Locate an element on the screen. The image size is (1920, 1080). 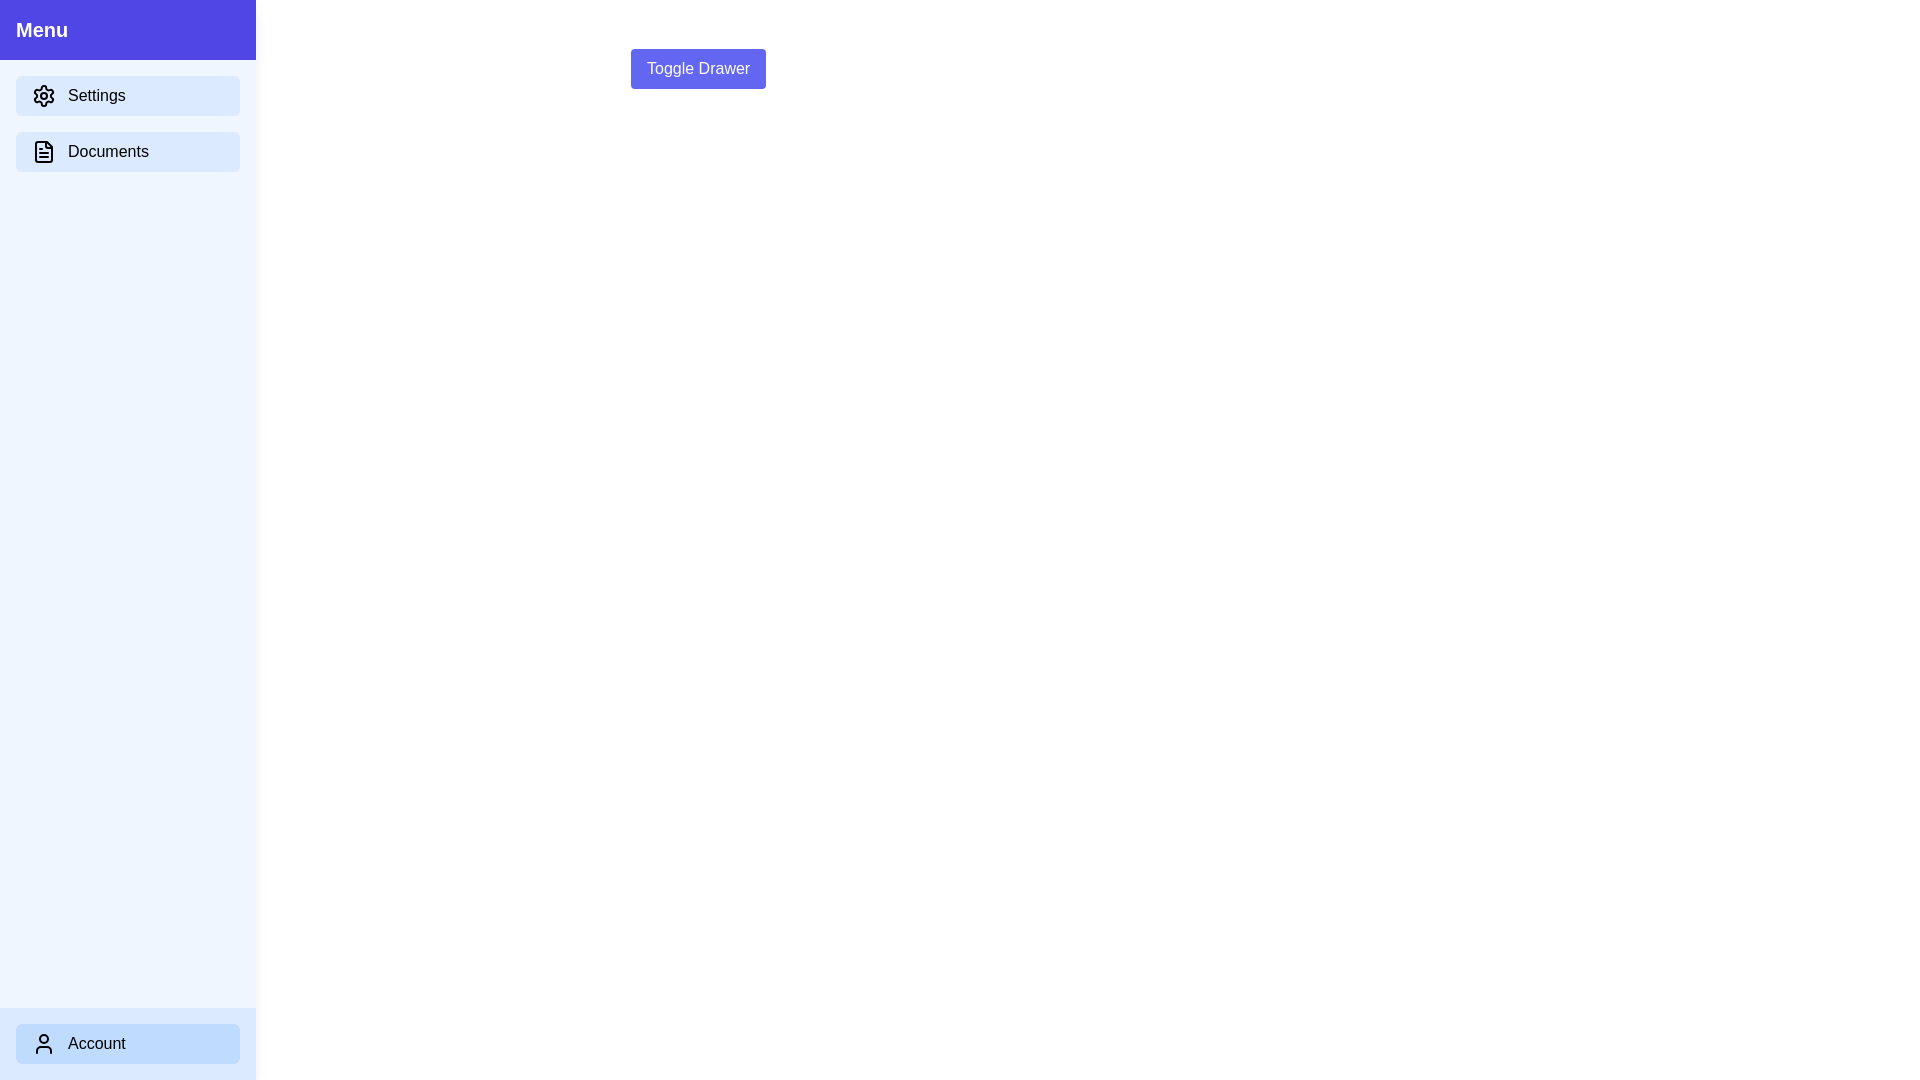
the 'Toggle Drawer' button to toggle the drawer open or closed is located at coordinates (697, 68).